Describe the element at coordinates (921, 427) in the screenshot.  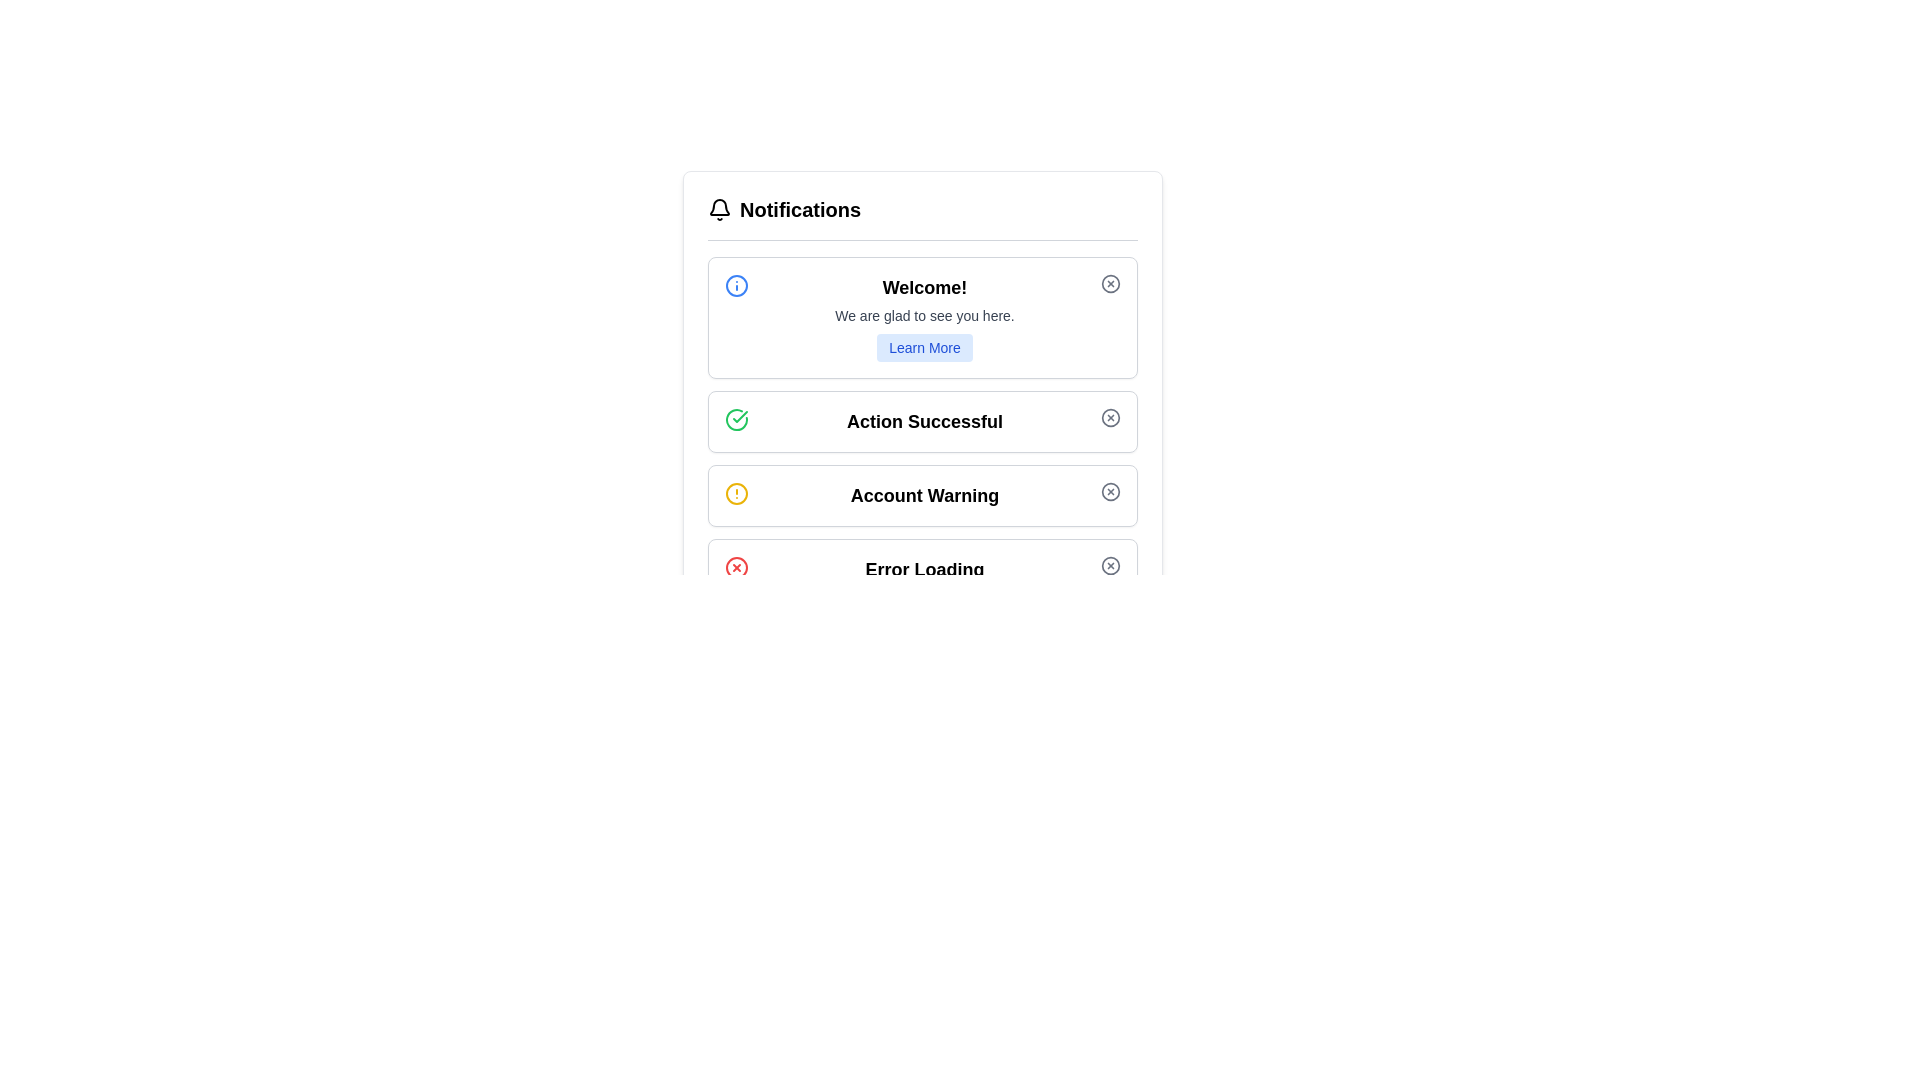
I see `the second notification element in the Notifications panel` at that location.